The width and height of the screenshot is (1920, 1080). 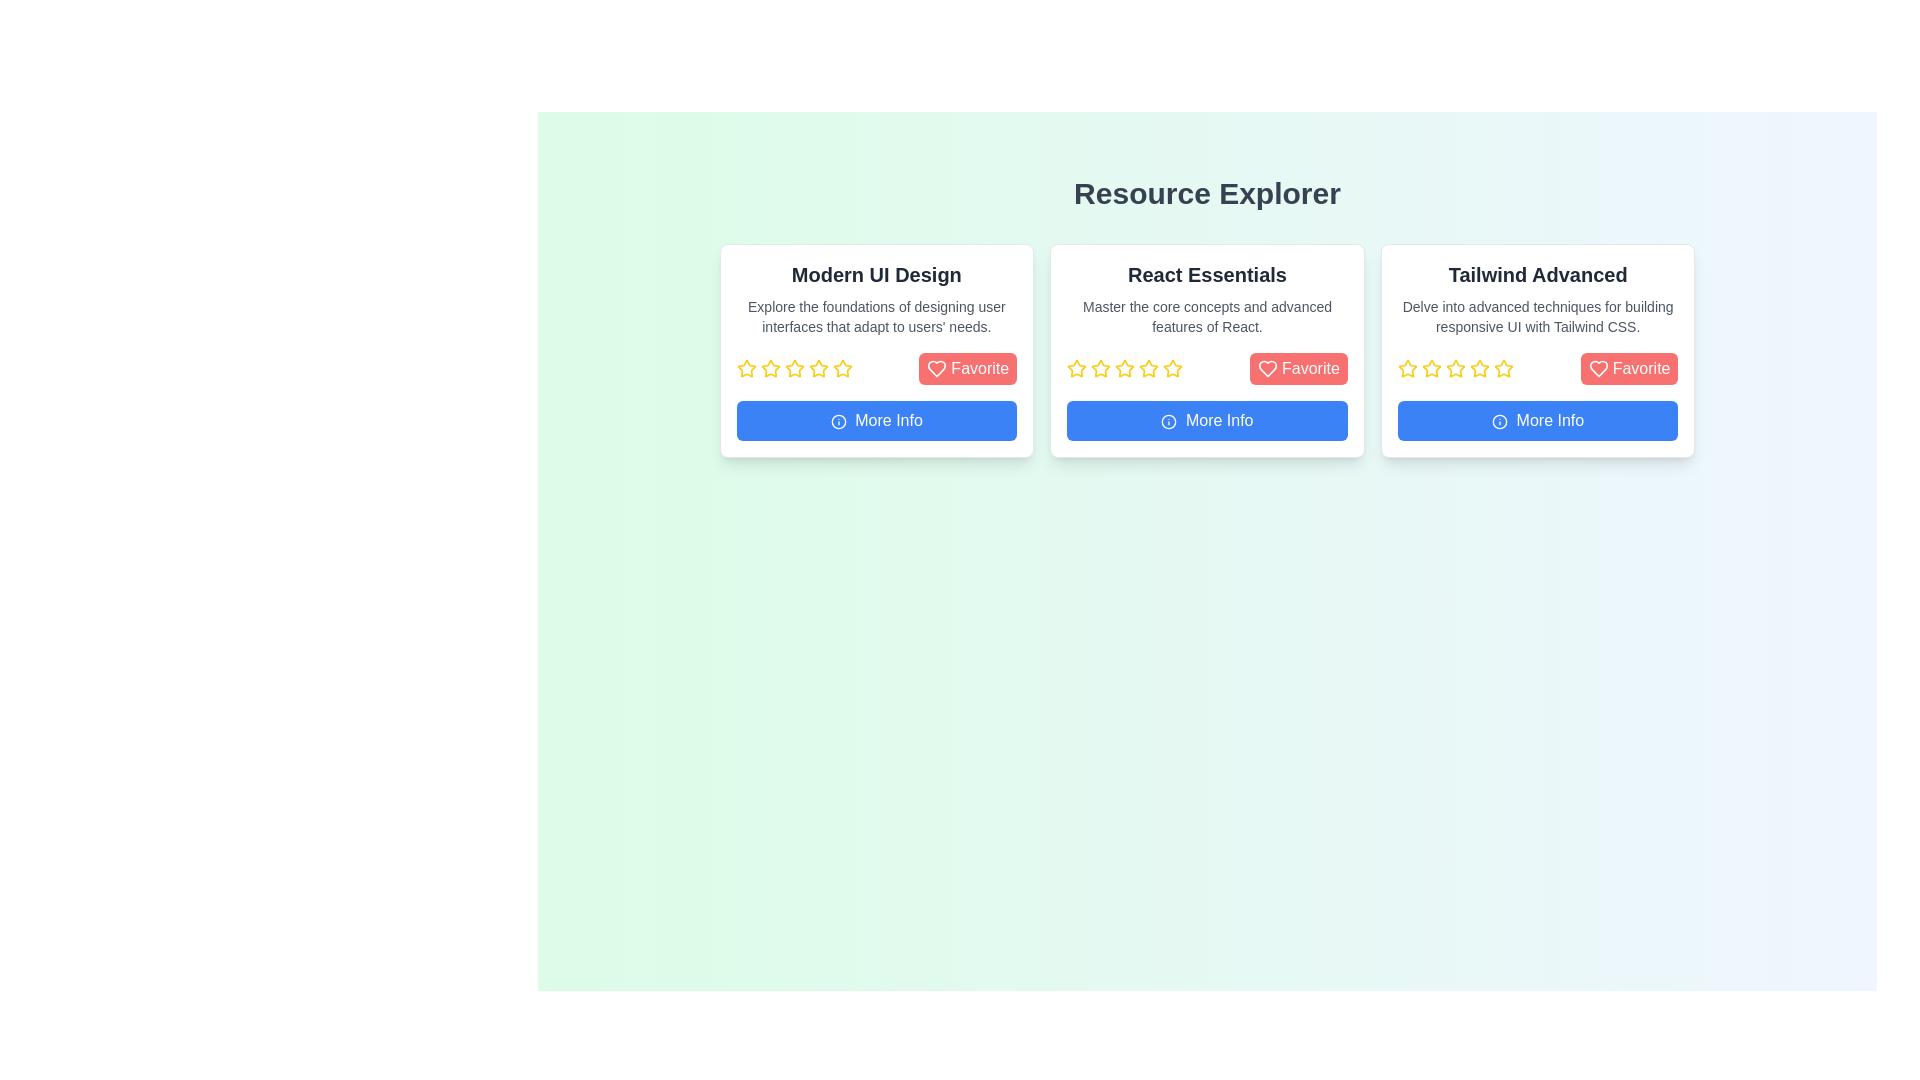 I want to click on the first yellow star-shaped rating icon outlined in black, which is associated with the 'Modern UI Design' section to rate, so click(x=745, y=369).